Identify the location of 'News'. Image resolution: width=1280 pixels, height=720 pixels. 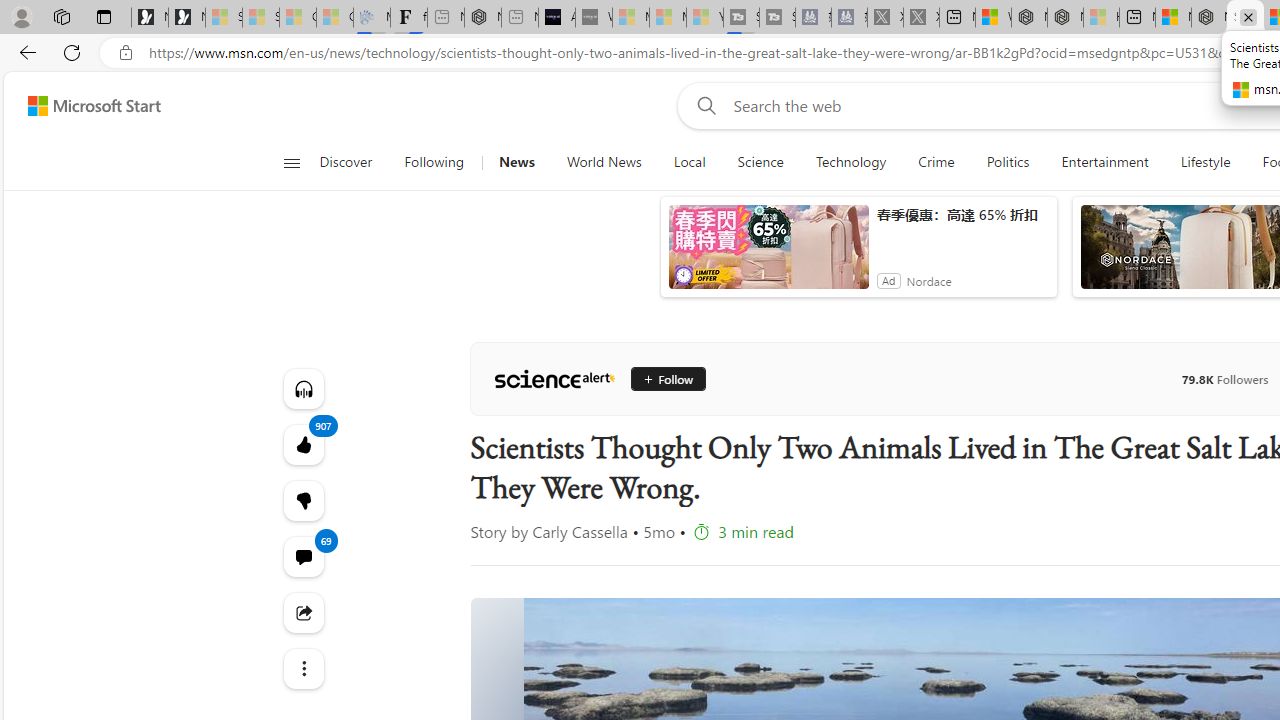
(516, 162).